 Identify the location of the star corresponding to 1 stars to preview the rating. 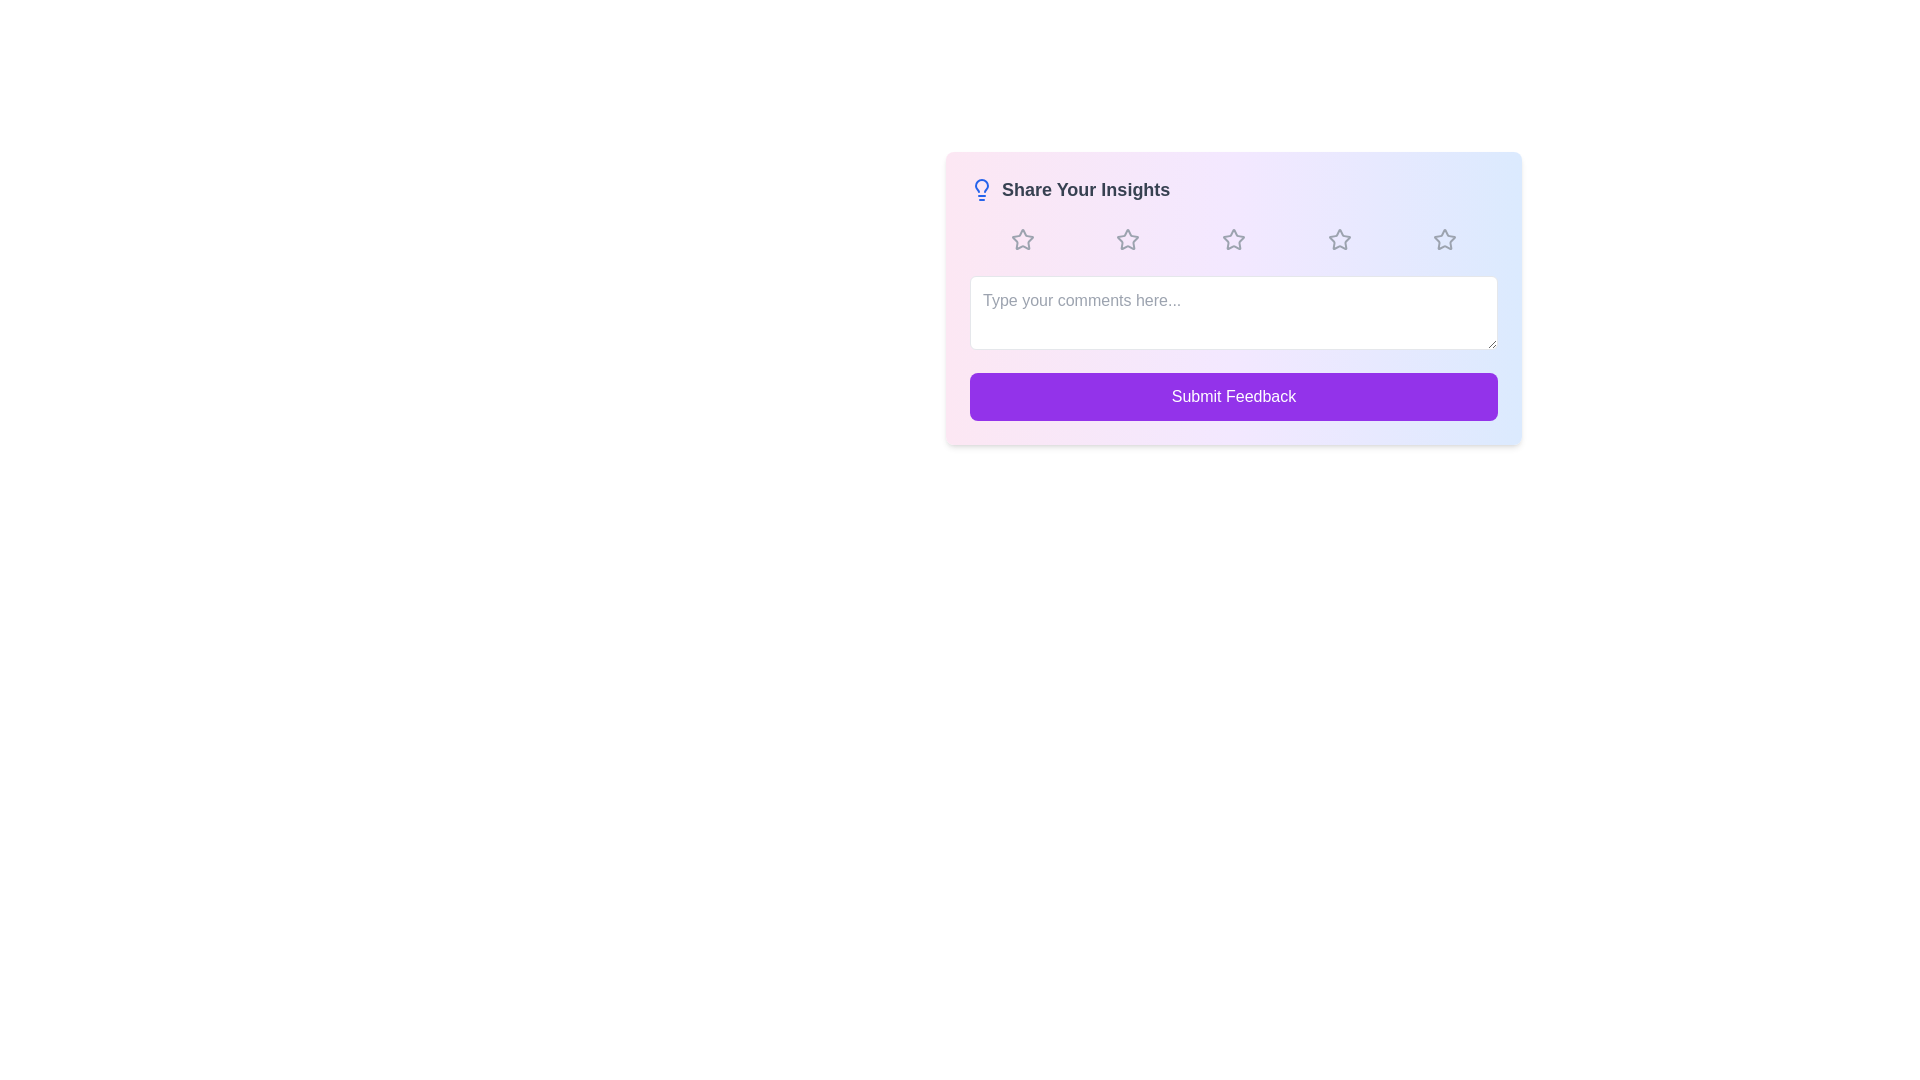
(1022, 238).